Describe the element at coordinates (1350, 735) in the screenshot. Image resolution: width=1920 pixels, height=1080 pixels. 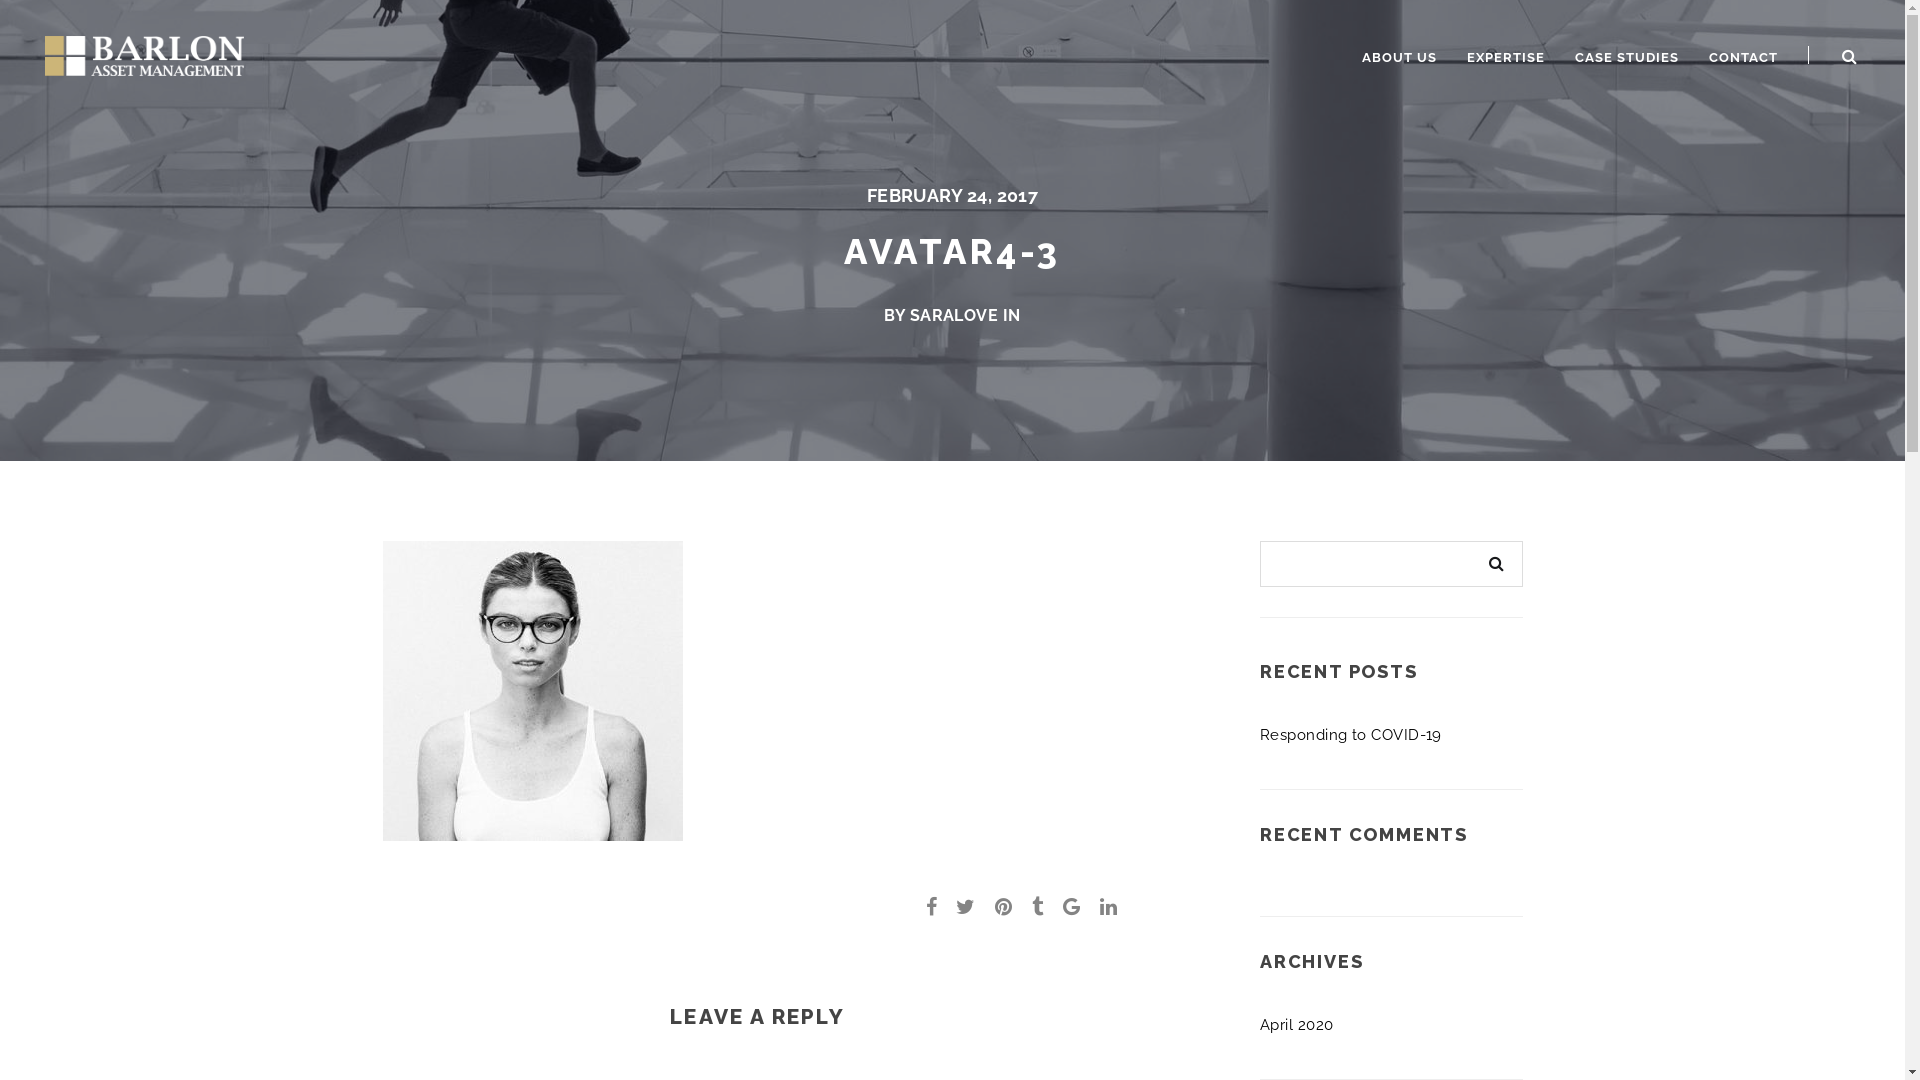
I see `'Responding to COVID-19'` at that location.